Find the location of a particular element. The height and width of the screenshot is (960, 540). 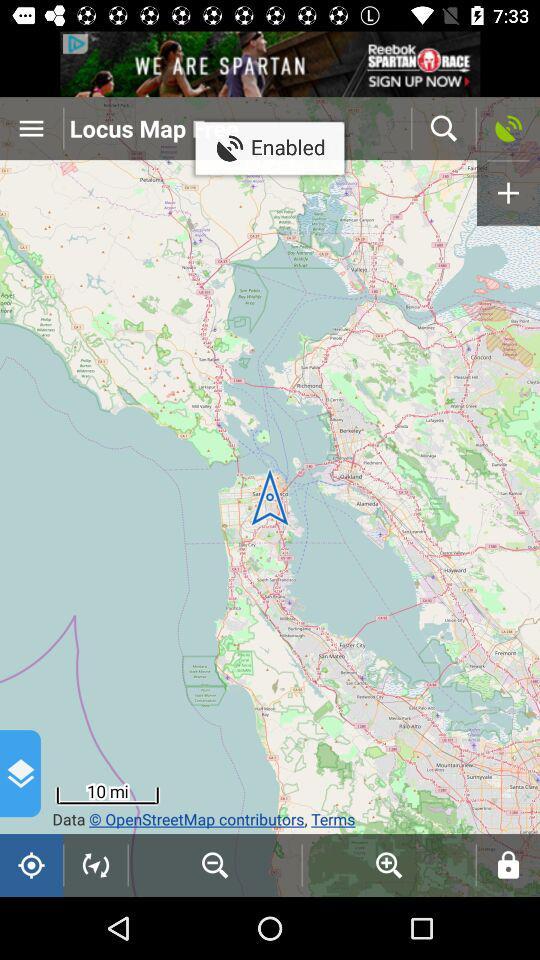

the location_crosshair icon is located at coordinates (30, 864).